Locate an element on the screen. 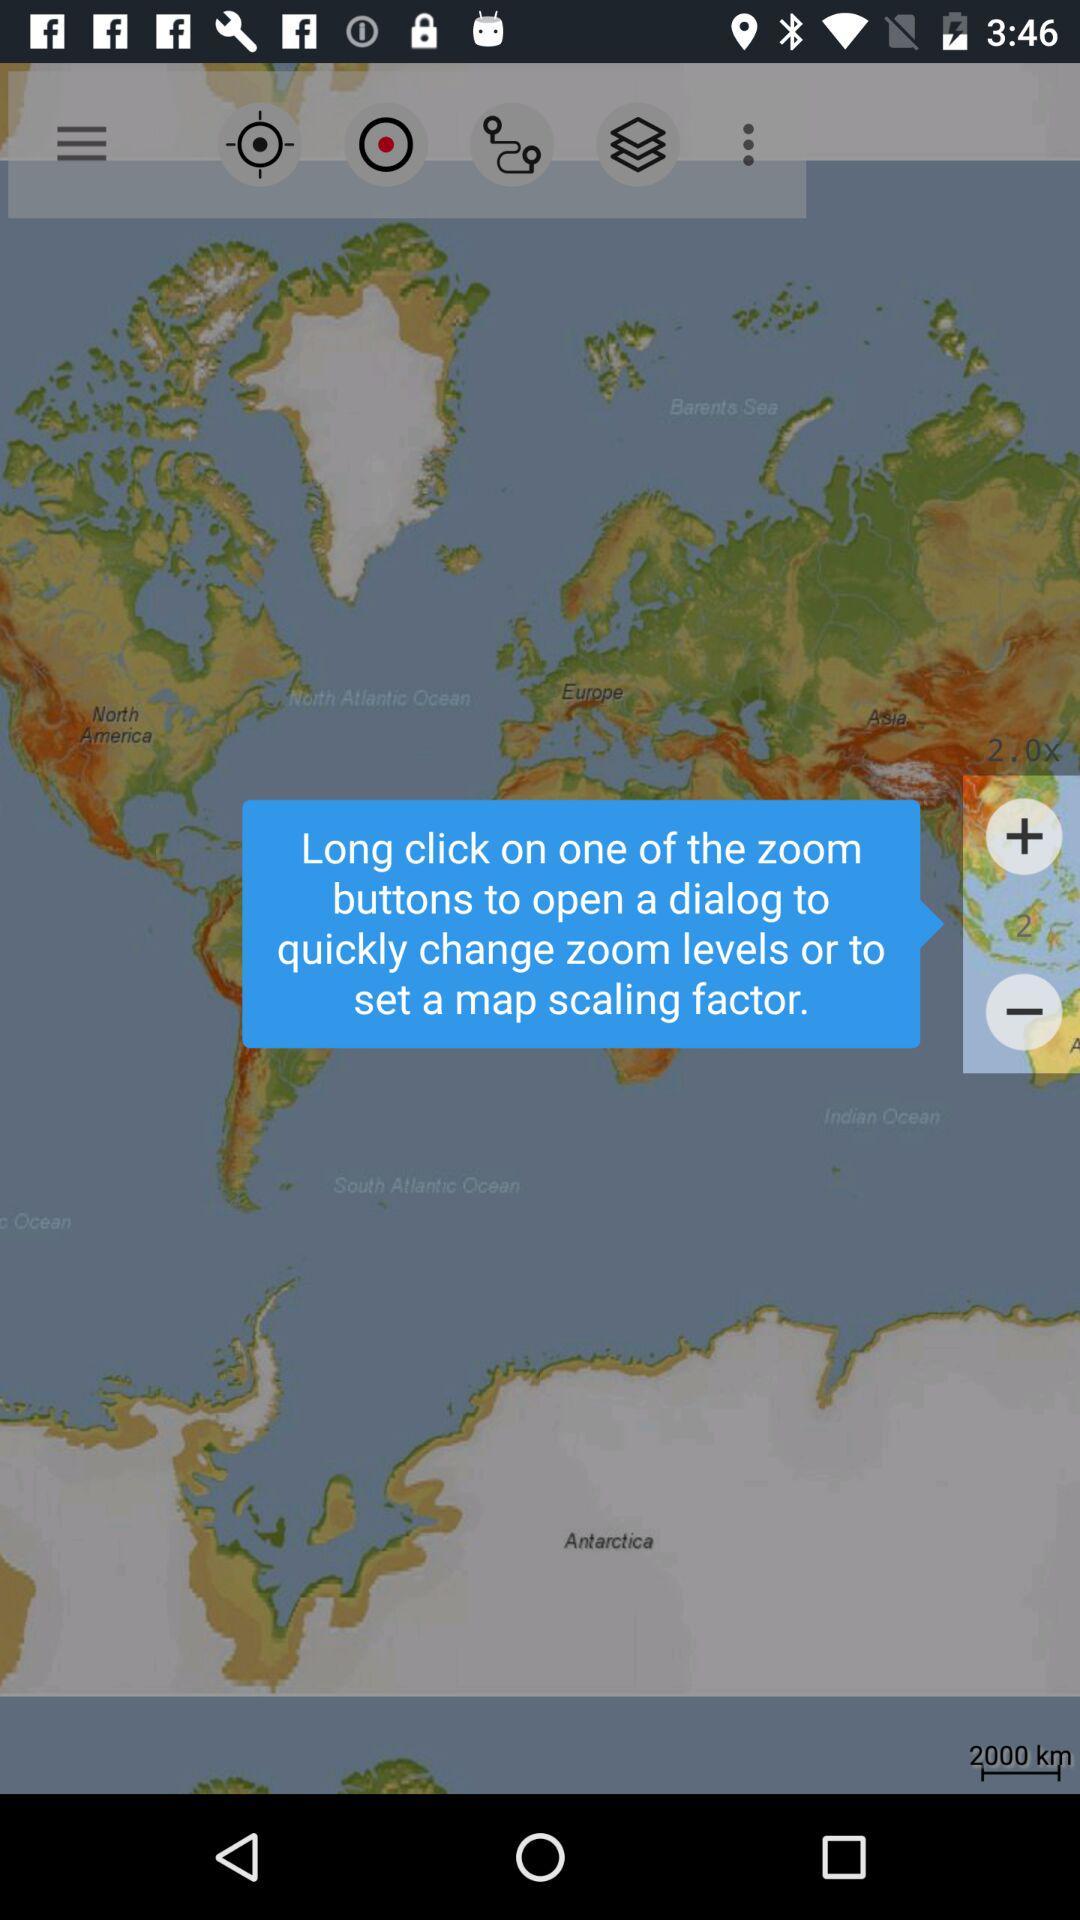 The image size is (1080, 1920). the item below 2.0x is located at coordinates (1024, 836).